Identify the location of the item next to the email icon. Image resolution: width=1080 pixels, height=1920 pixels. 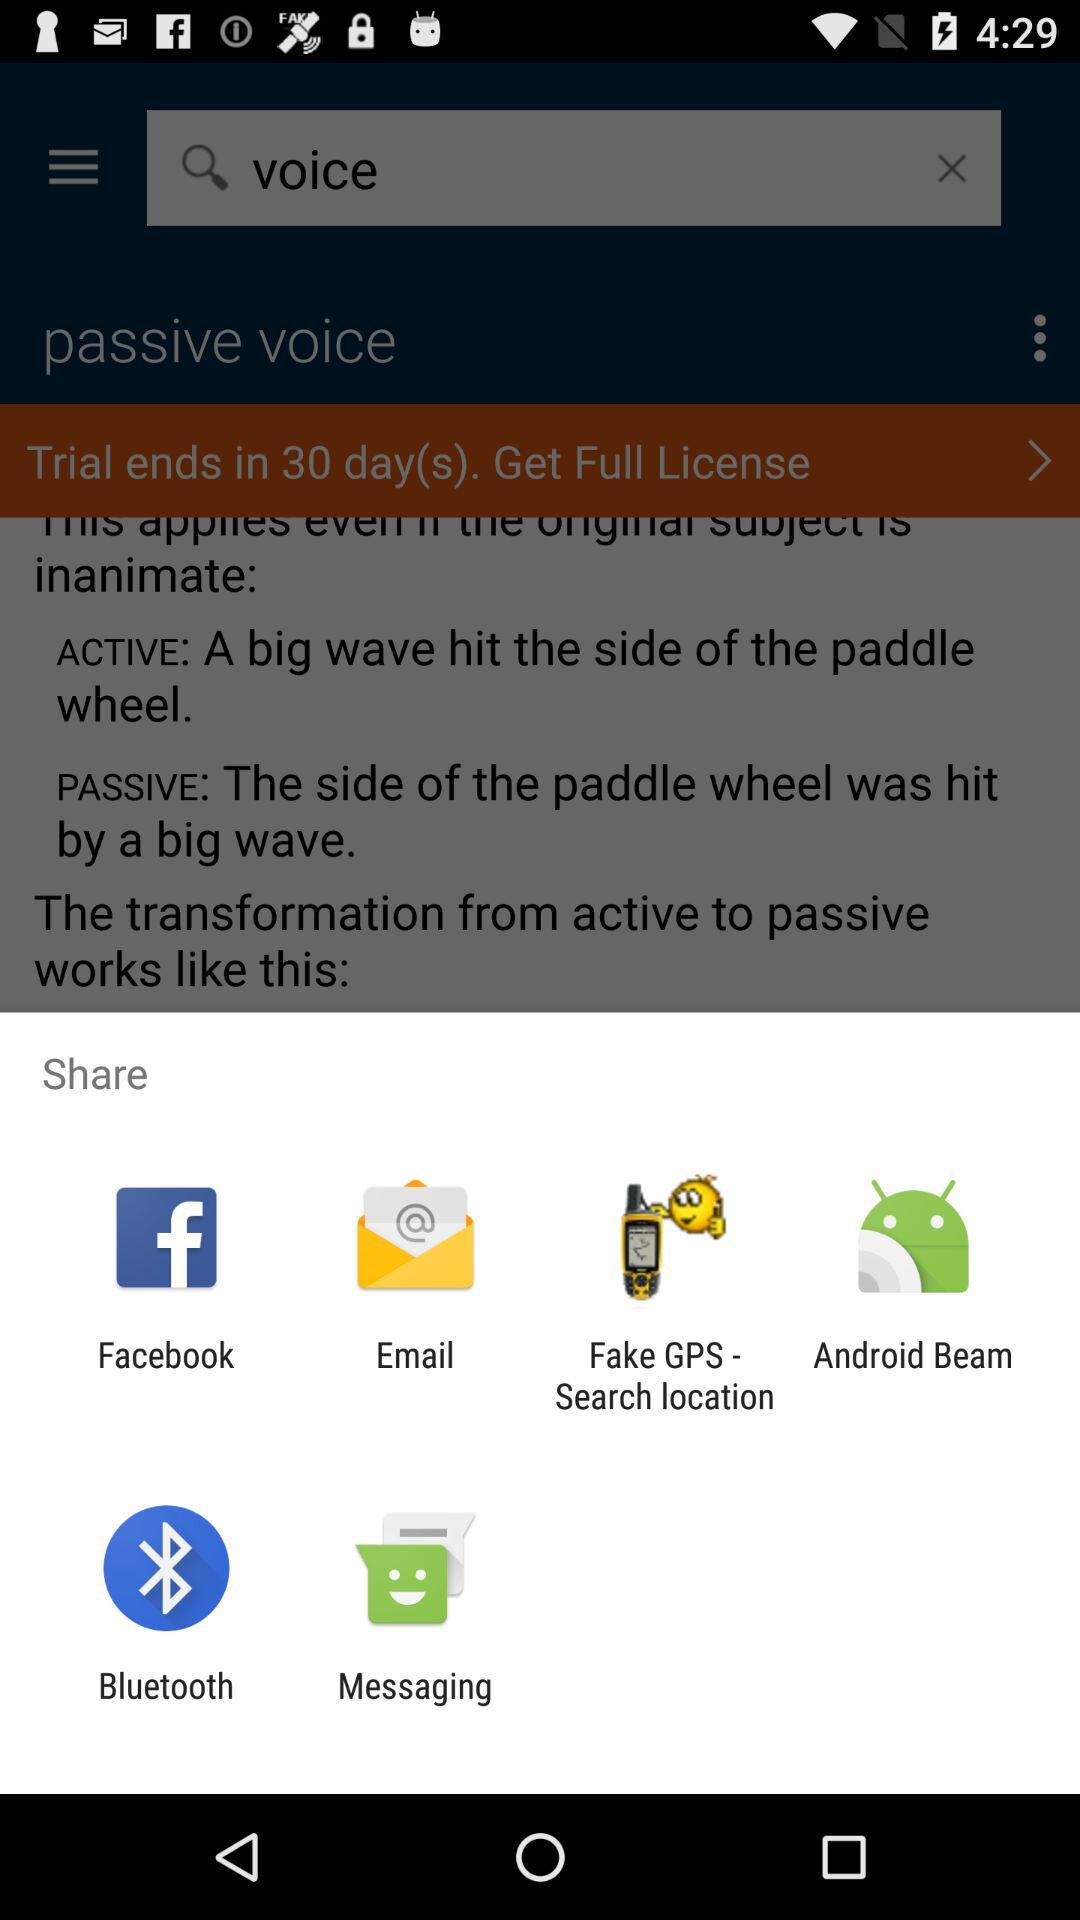
(165, 1374).